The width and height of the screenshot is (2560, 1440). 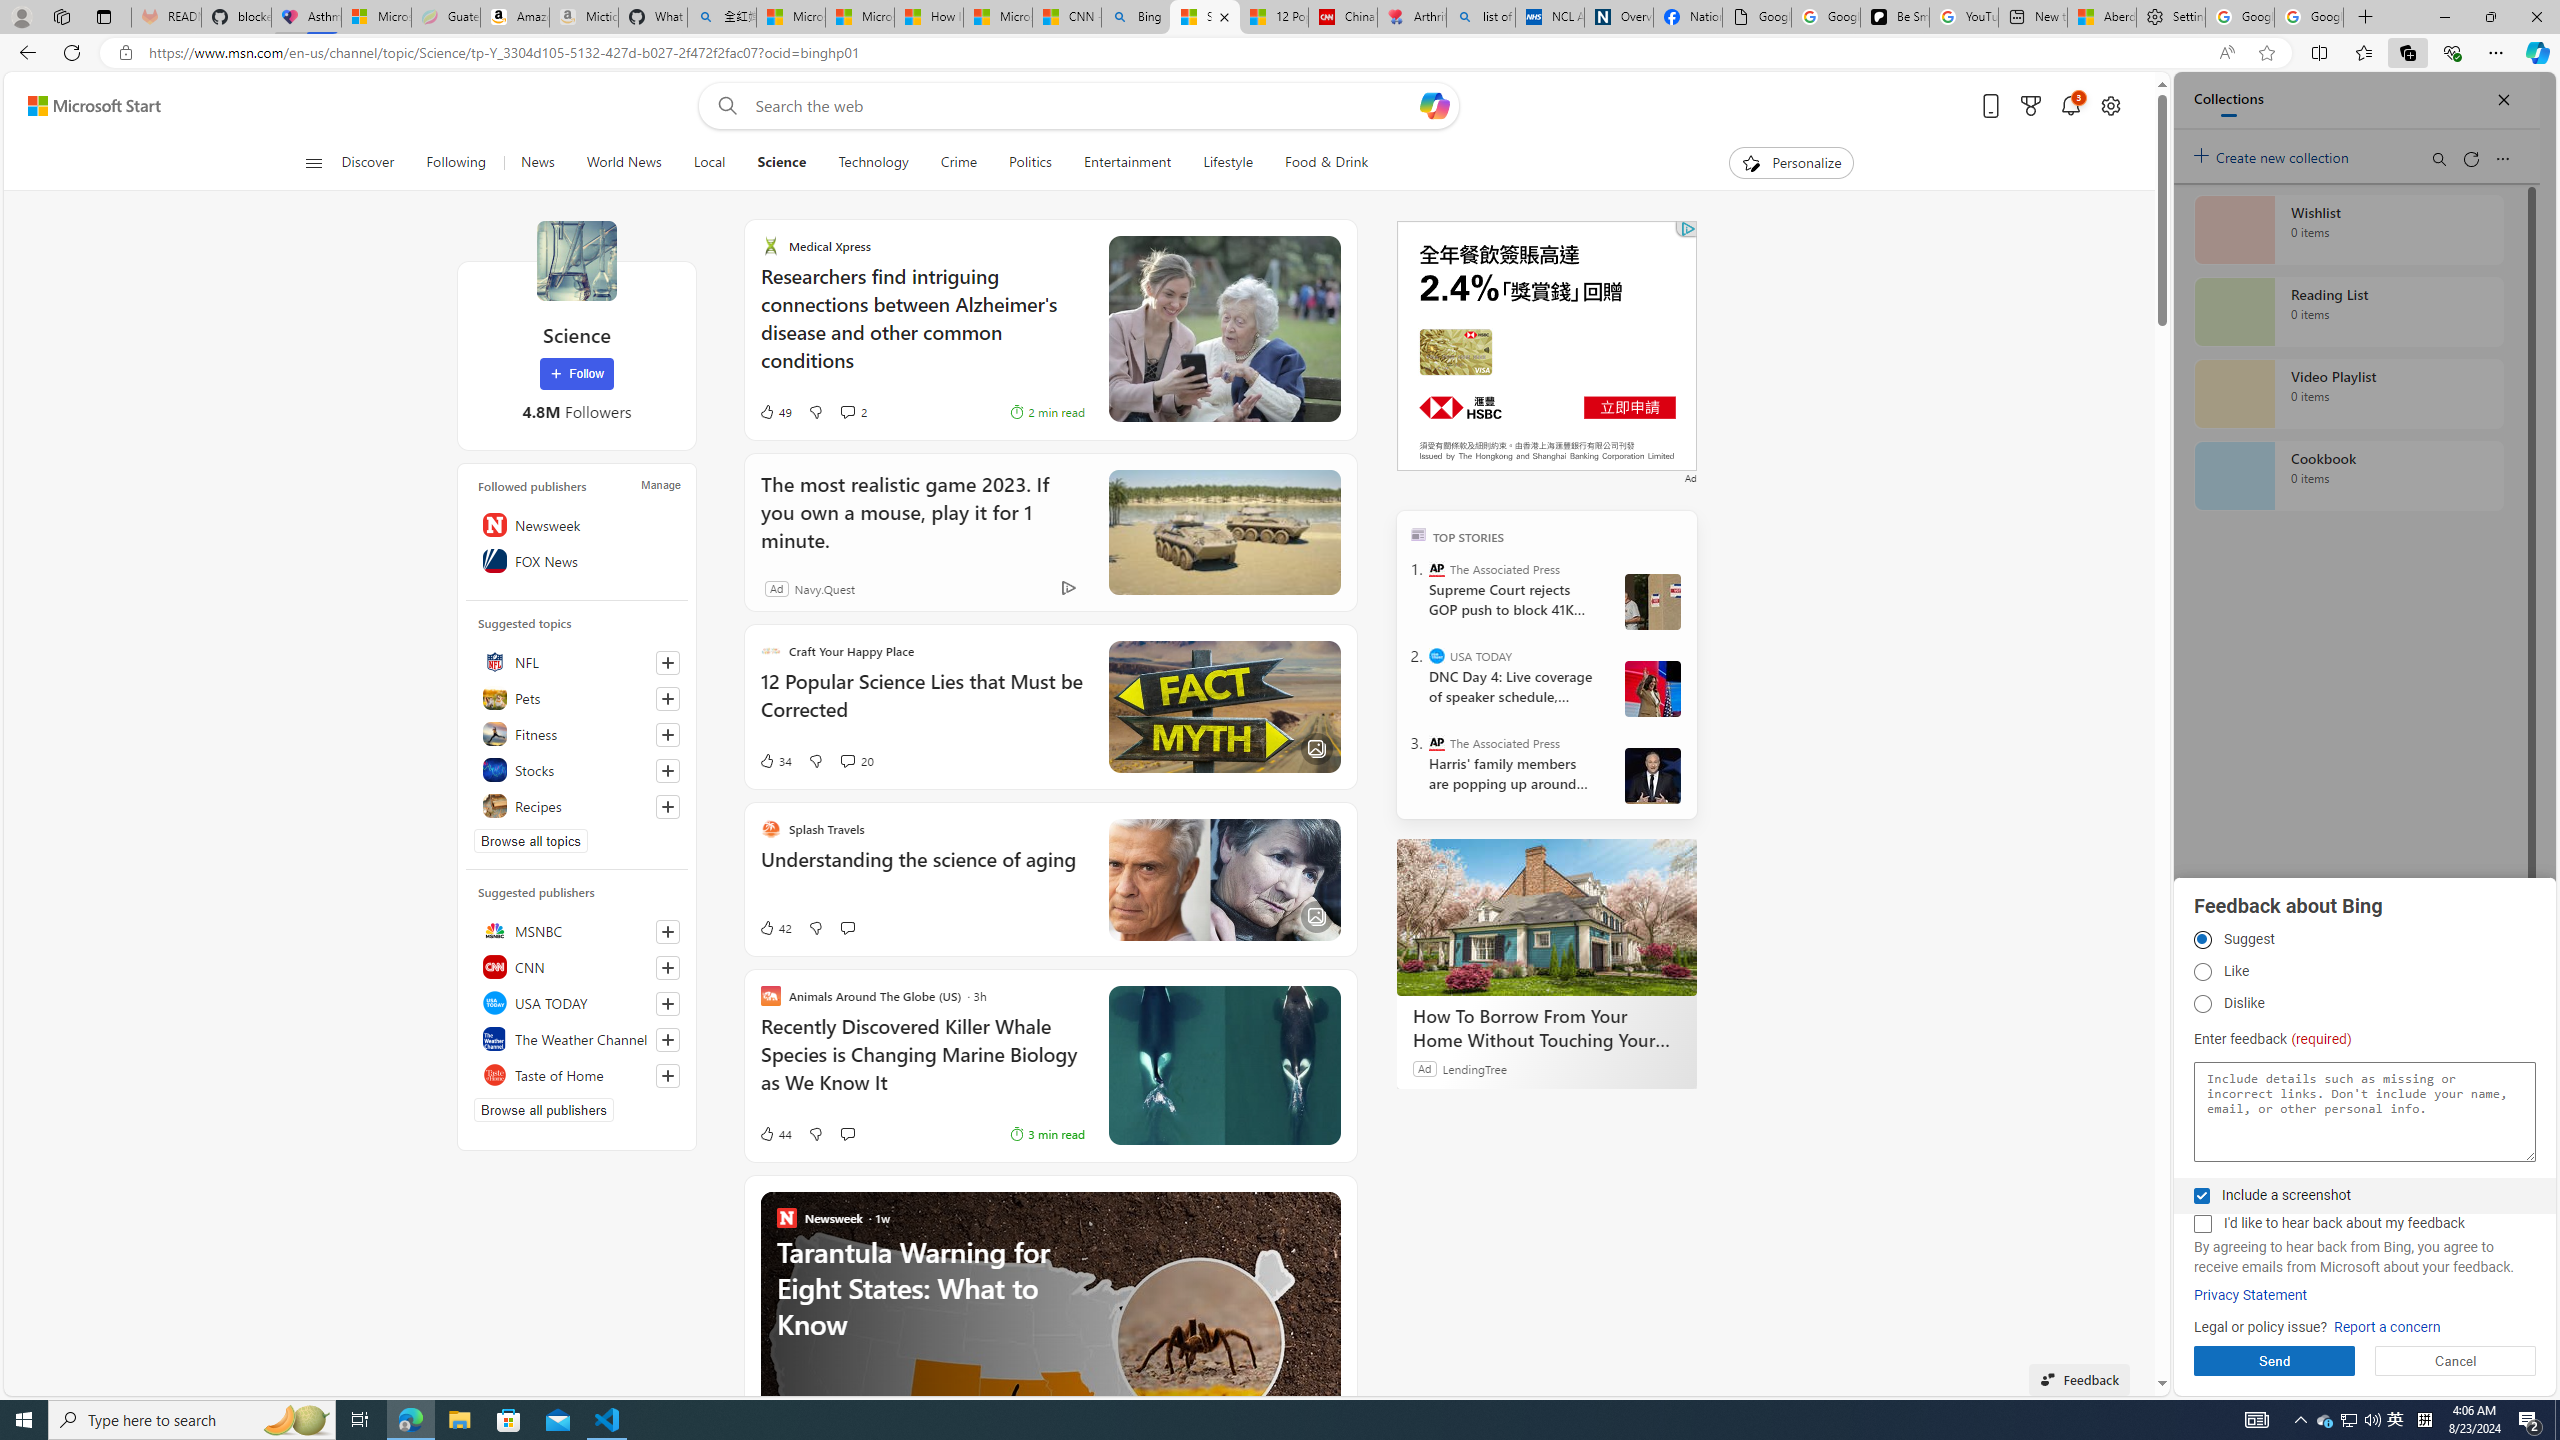 I want to click on 'Suggest Suggest', so click(x=2201, y=939).